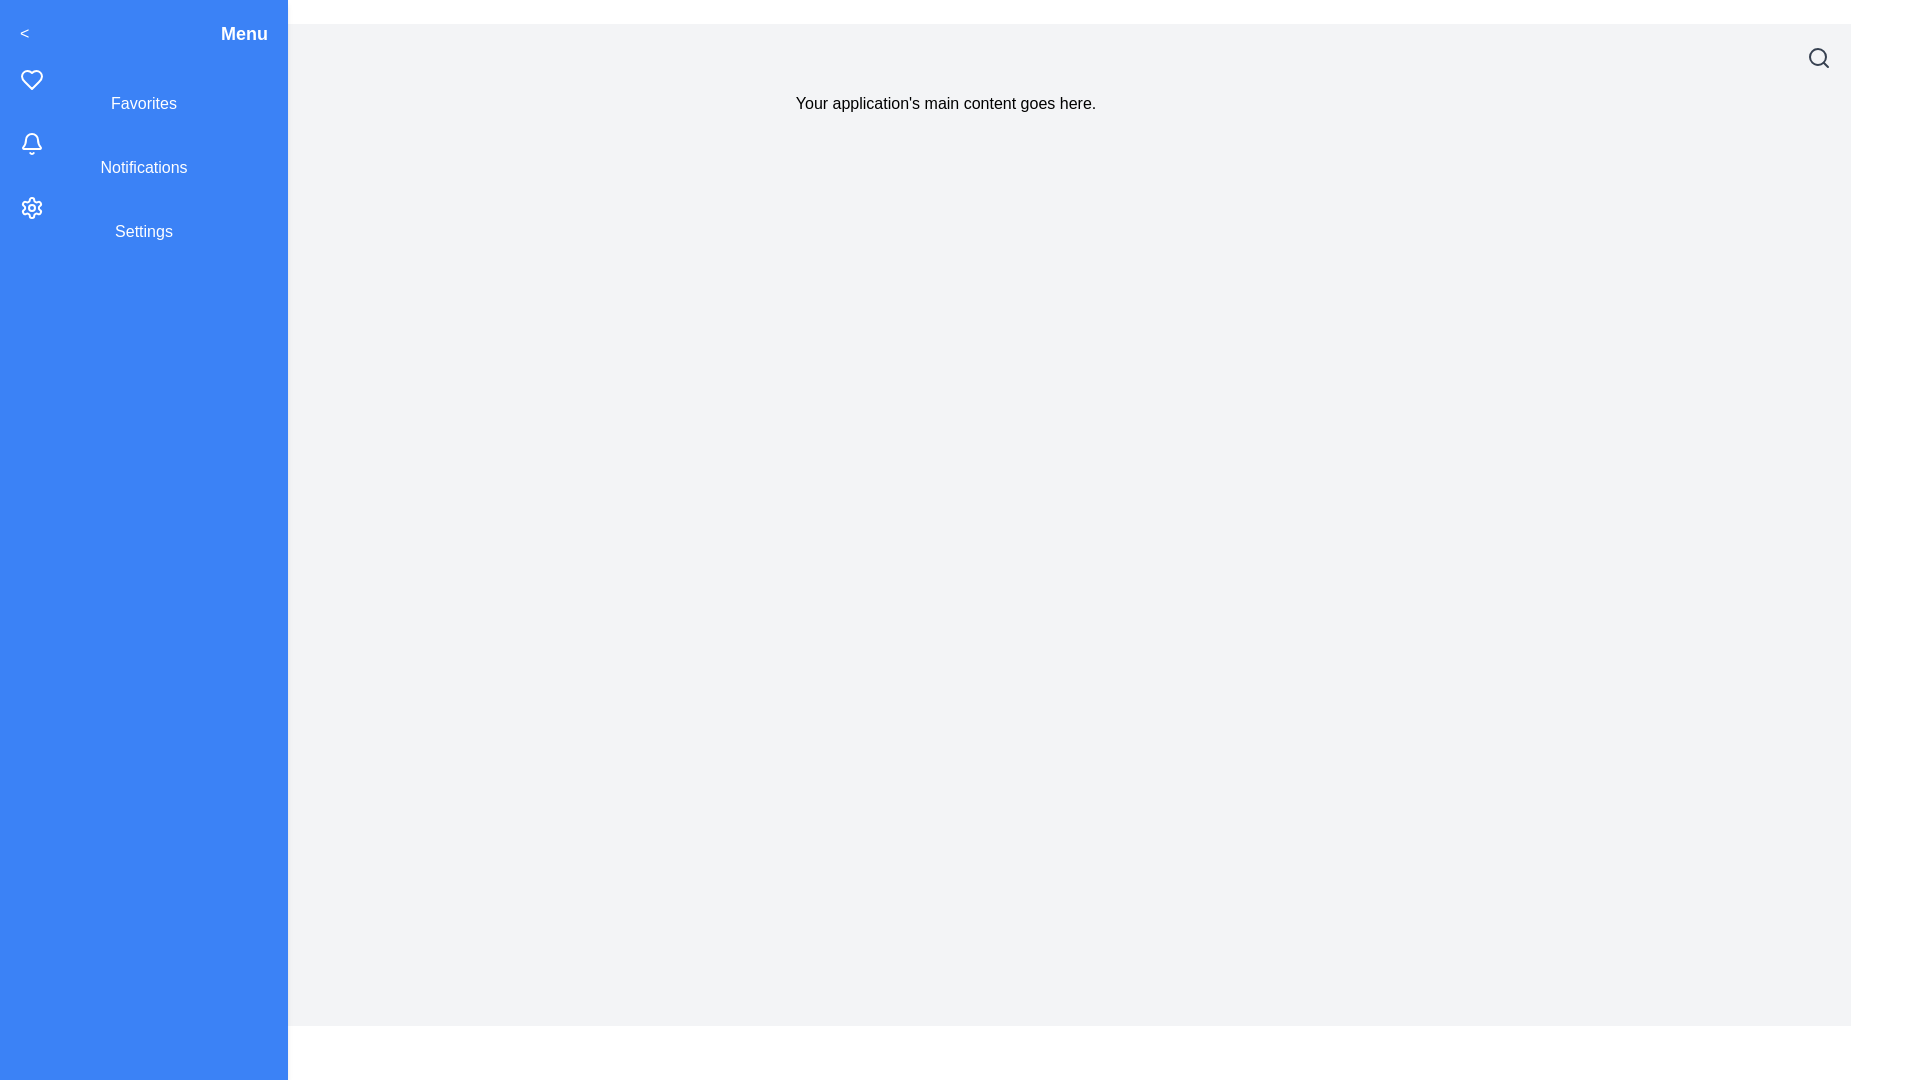 The width and height of the screenshot is (1920, 1080). Describe the element at coordinates (1819, 56) in the screenshot. I see `the search icon located at the top-right corner of the screen` at that location.